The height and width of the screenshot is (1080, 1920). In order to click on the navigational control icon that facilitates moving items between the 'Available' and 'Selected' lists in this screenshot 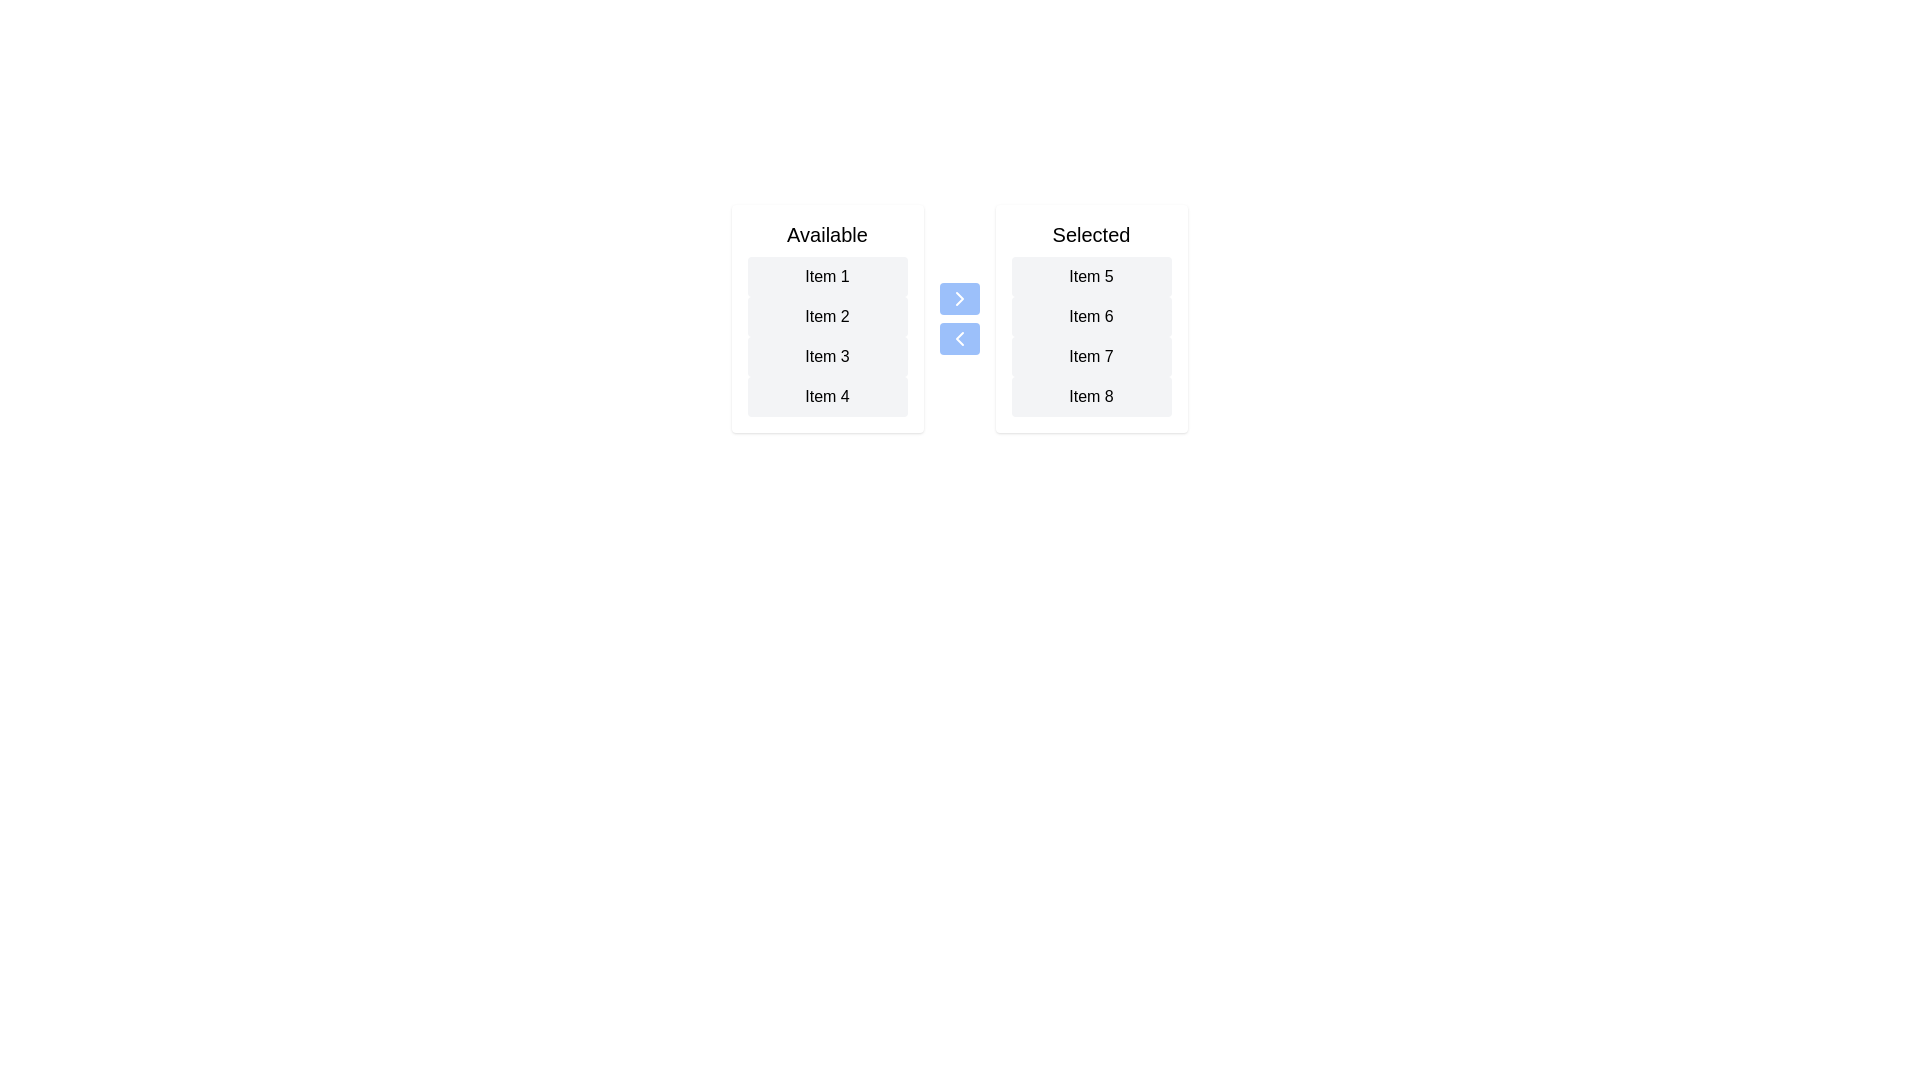, I will do `click(958, 338)`.